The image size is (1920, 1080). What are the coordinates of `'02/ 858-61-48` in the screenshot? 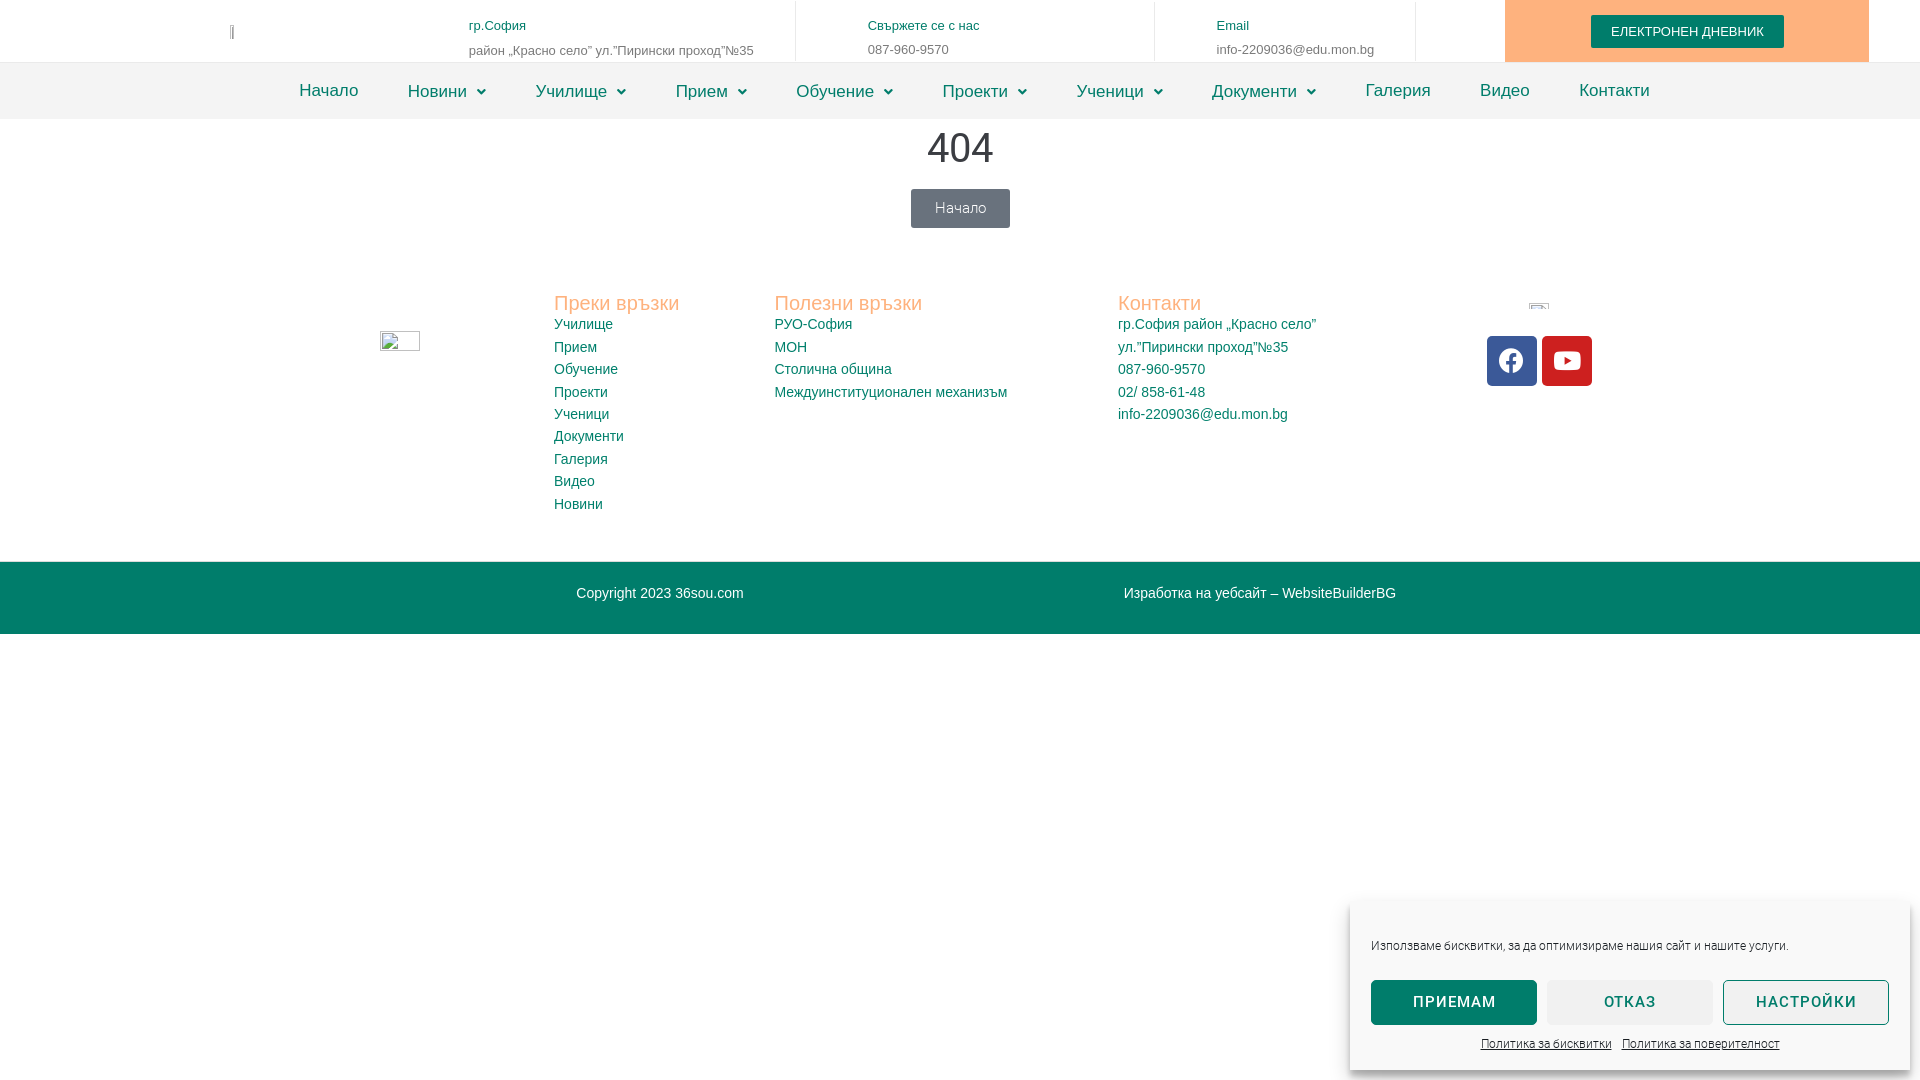 It's located at (1256, 403).